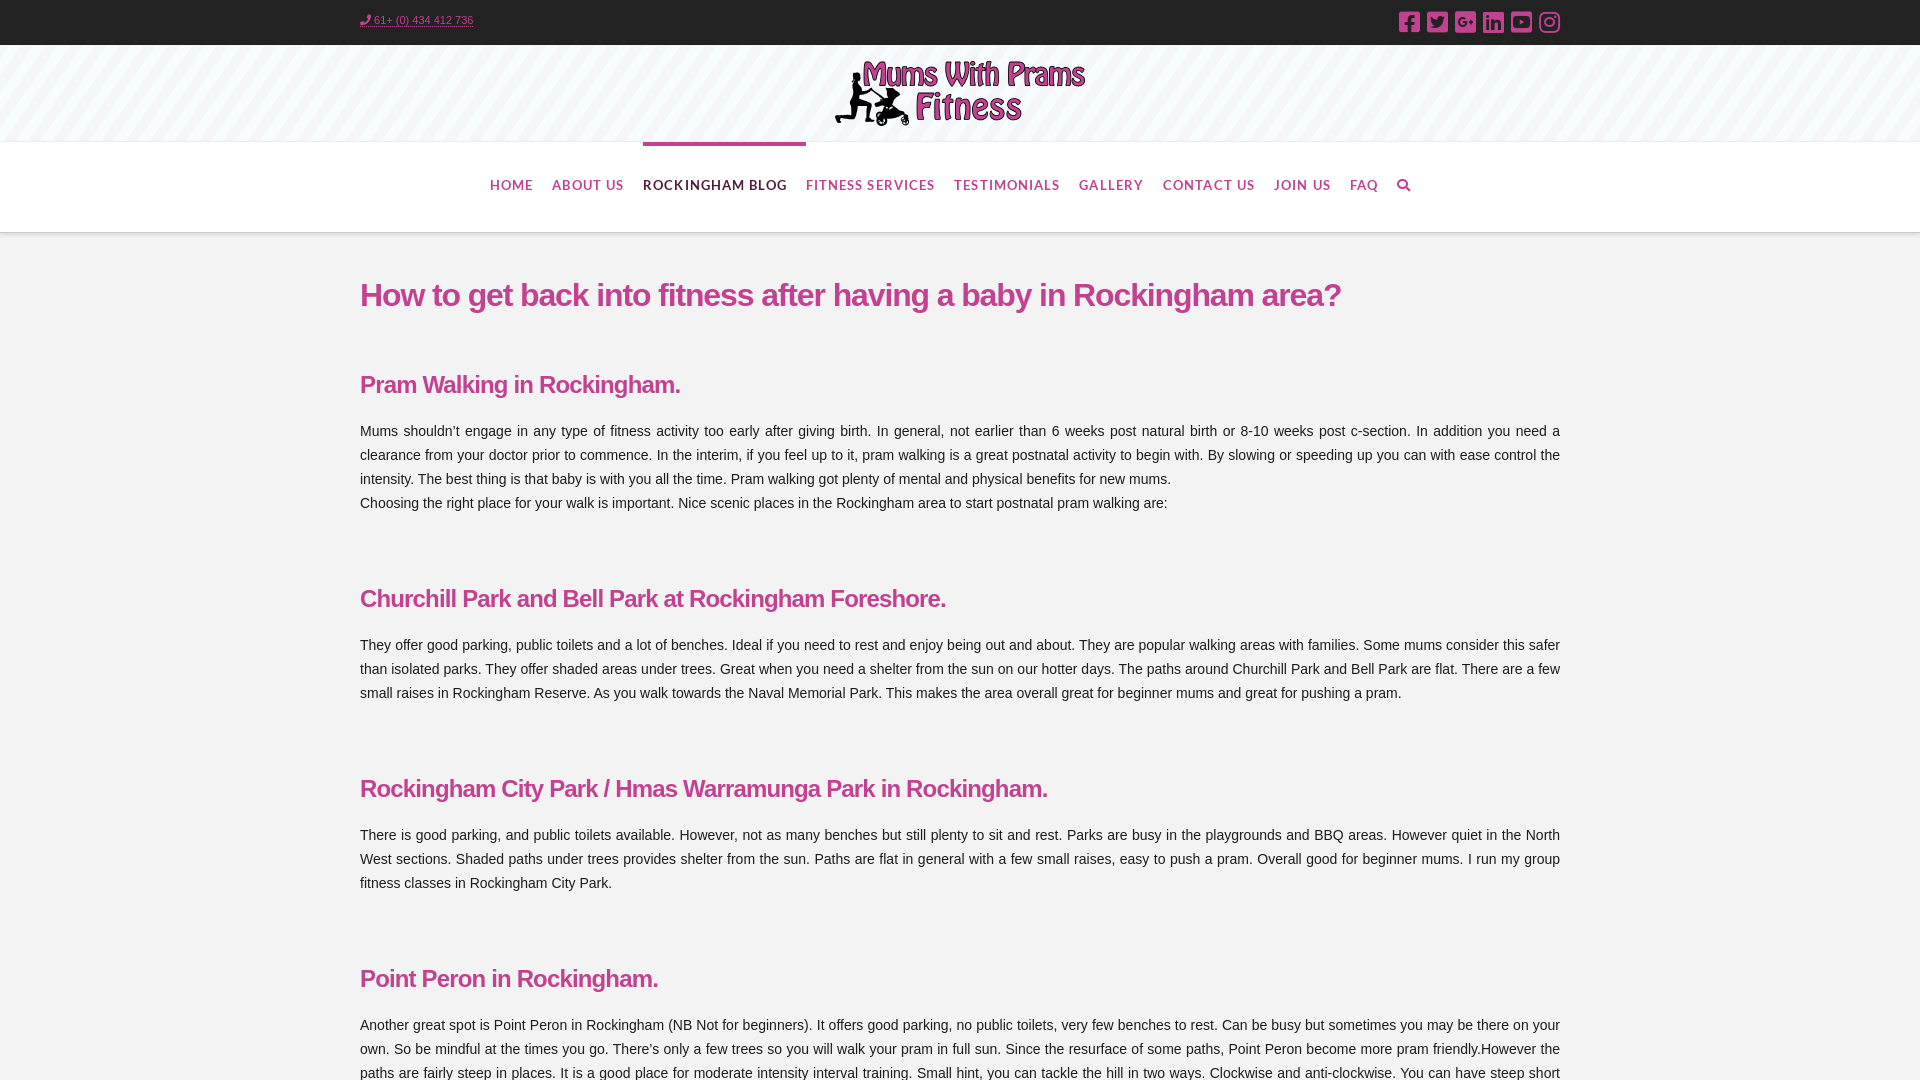  What do you see at coordinates (1121, 186) in the screenshot?
I see `'GALLERY'` at bounding box center [1121, 186].